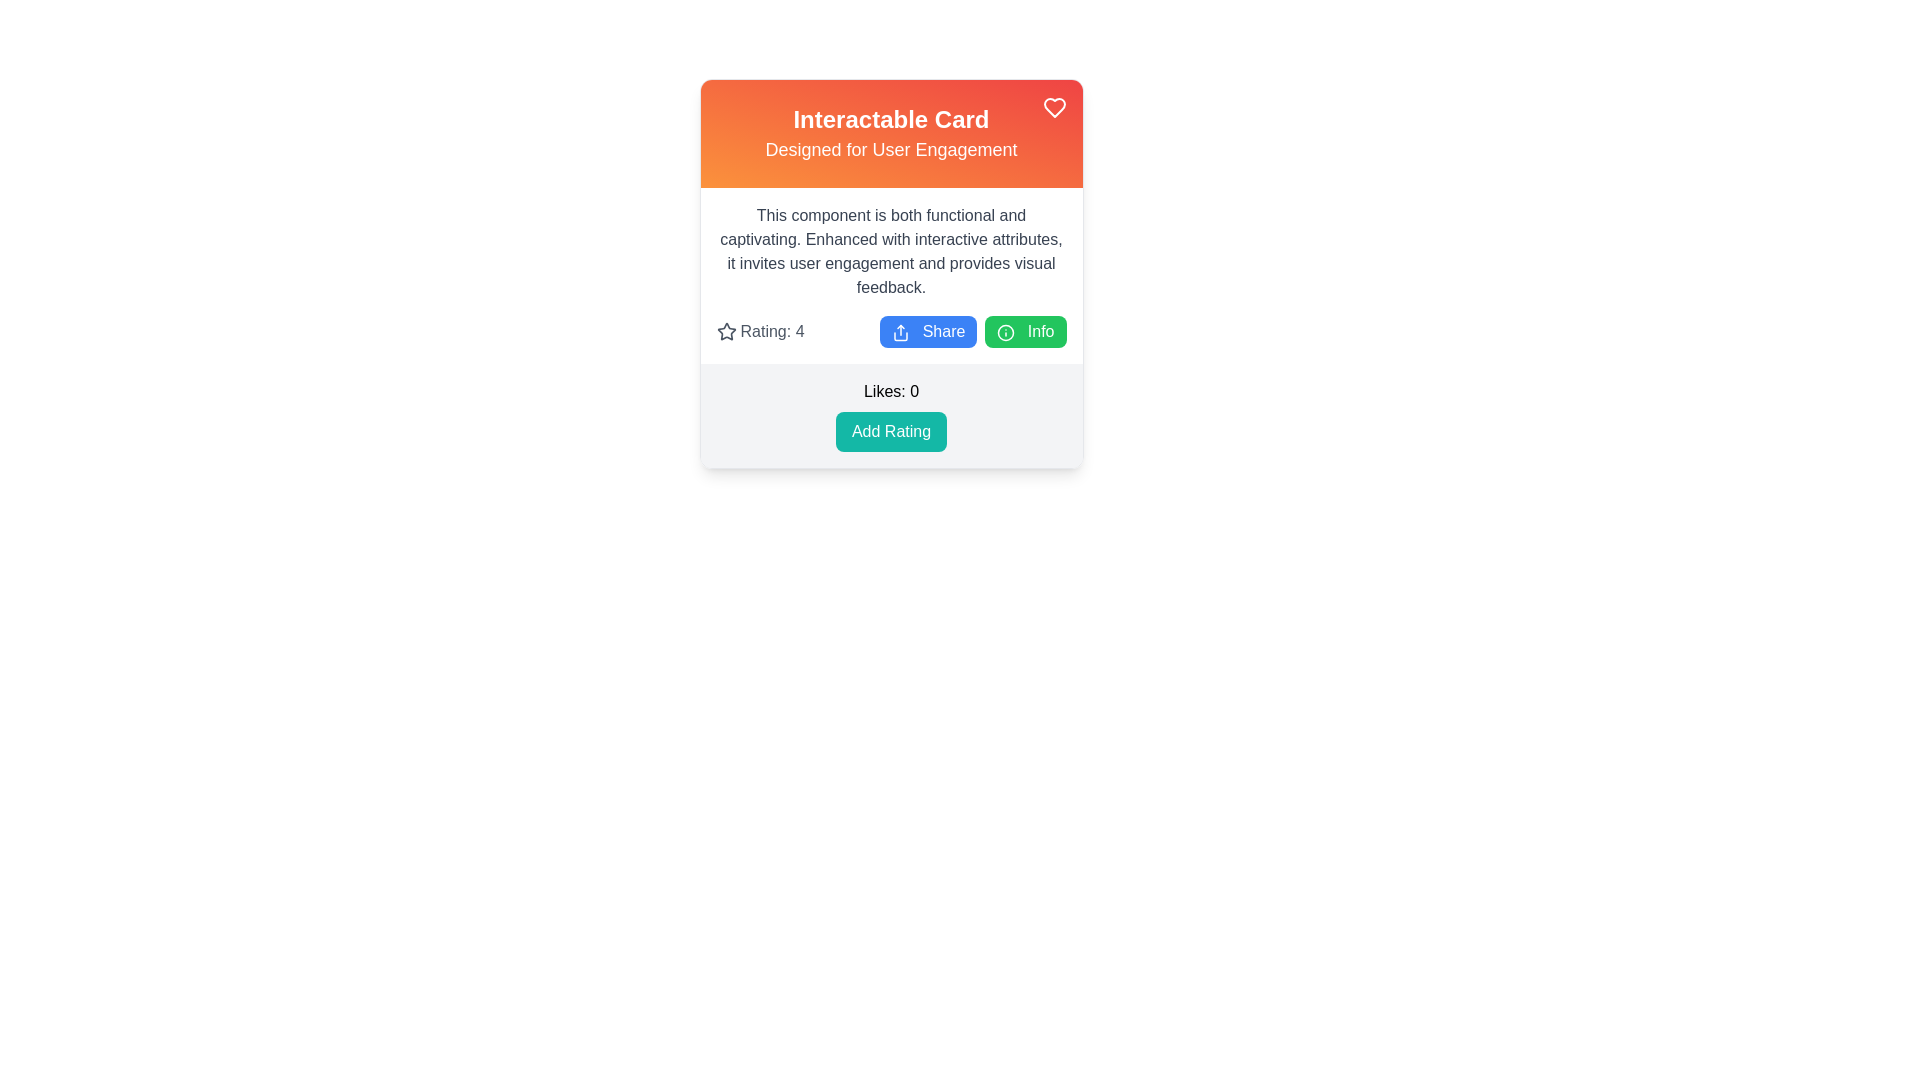 Image resolution: width=1920 pixels, height=1080 pixels. What do you see at coordinates (1006, 331) in the screenshot?
I see `the circular outline of the 'Info' icon, which is part of a button row and has a diameter of 20 units` at bounding box center [1006, 331].